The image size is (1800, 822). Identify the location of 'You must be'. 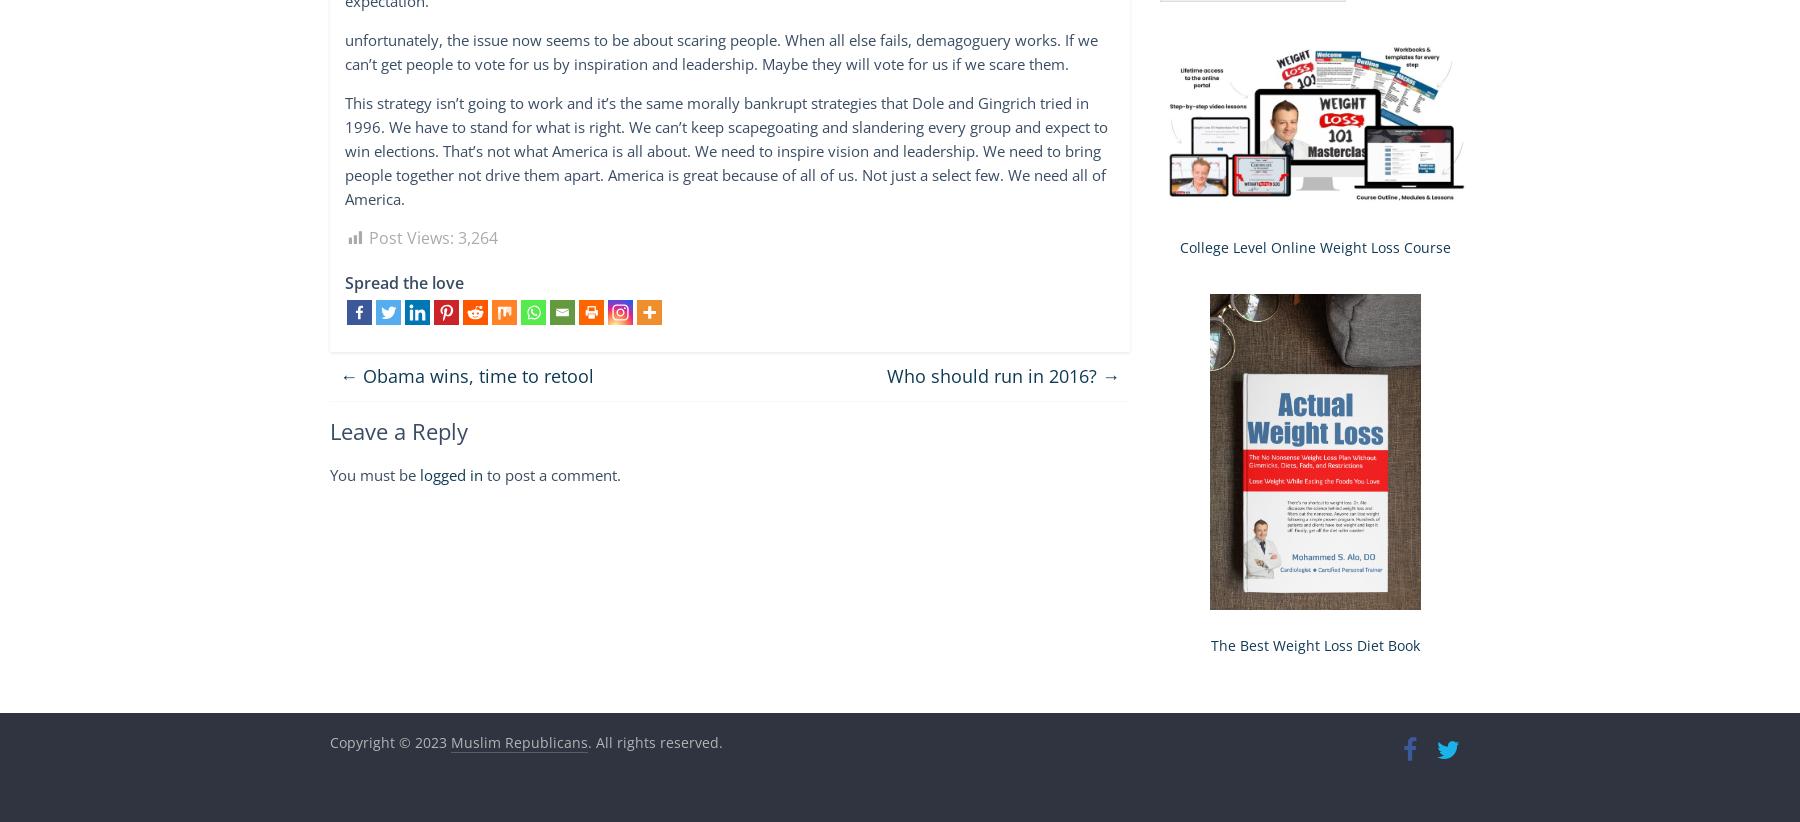
(374, 473).